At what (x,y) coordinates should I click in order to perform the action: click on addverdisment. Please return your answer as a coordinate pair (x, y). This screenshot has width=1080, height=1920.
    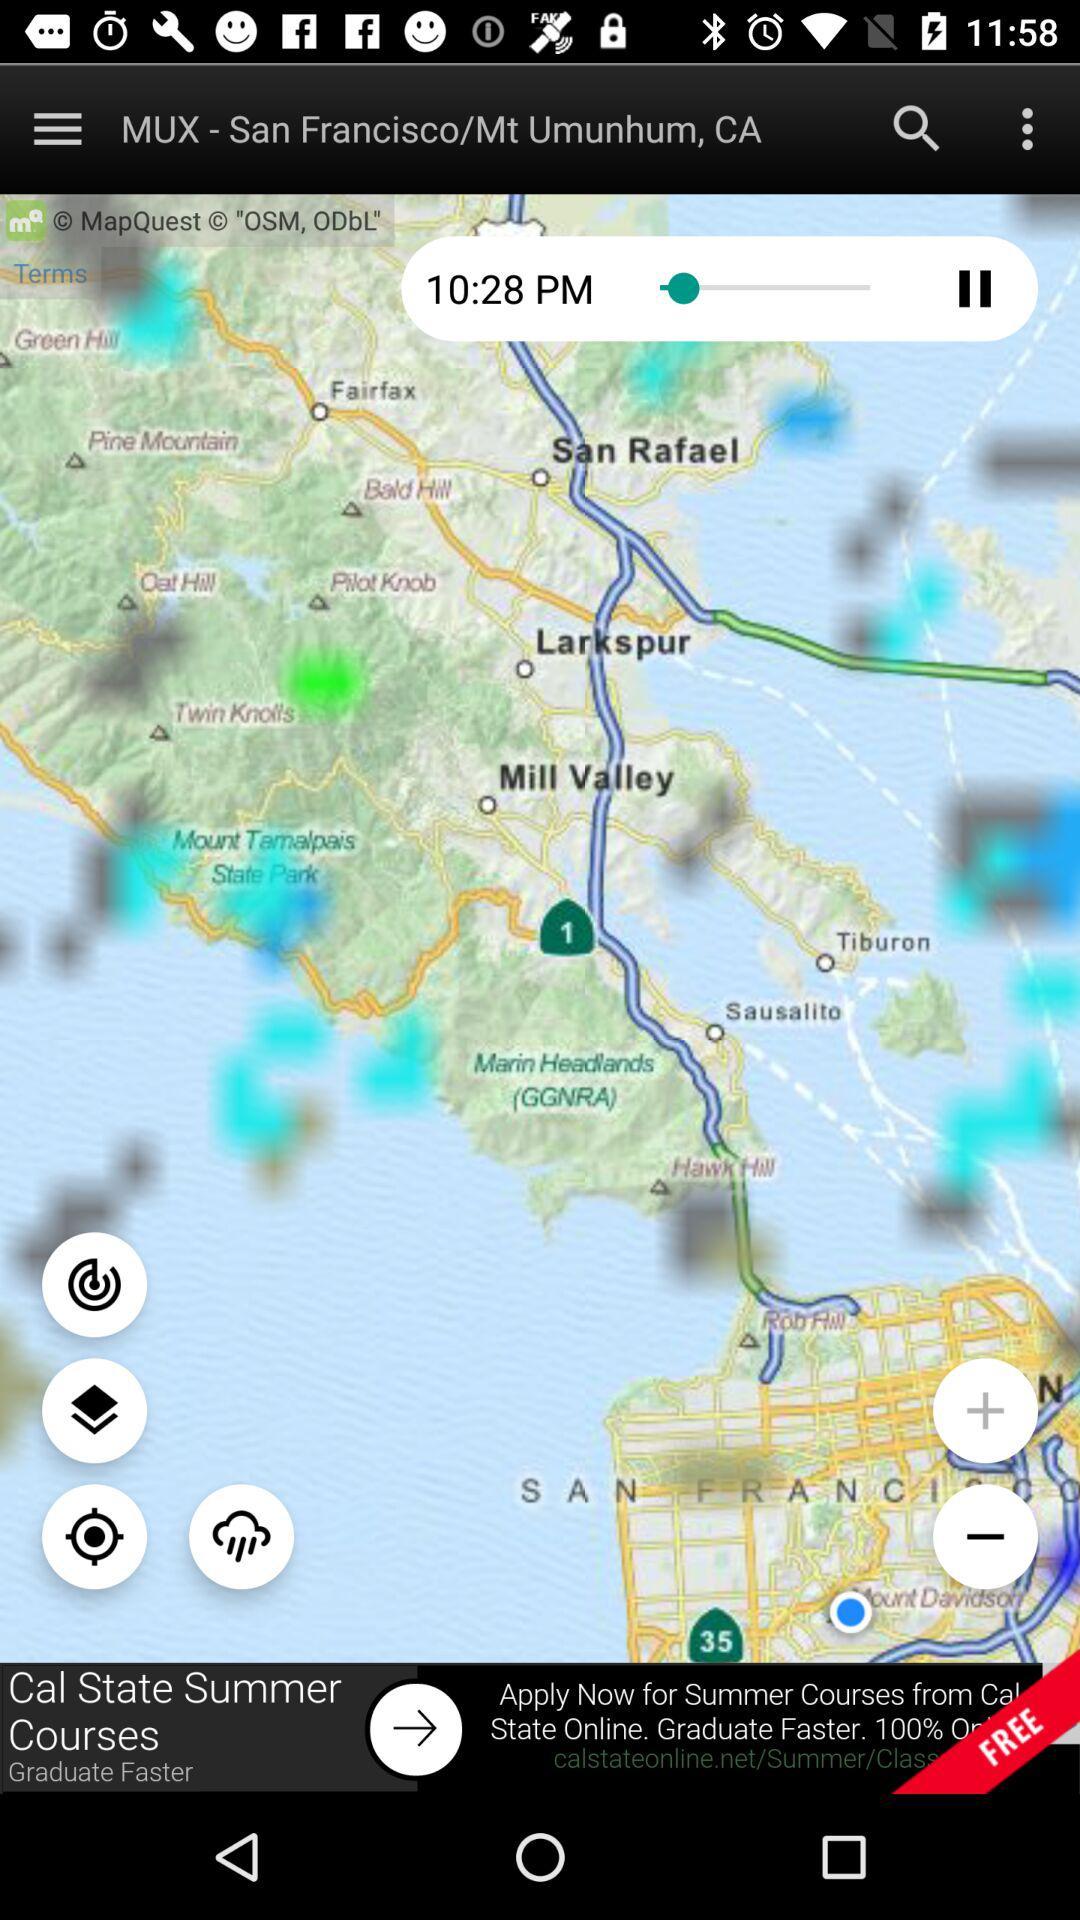
    Looking at the image, I should click on (540, 1727).